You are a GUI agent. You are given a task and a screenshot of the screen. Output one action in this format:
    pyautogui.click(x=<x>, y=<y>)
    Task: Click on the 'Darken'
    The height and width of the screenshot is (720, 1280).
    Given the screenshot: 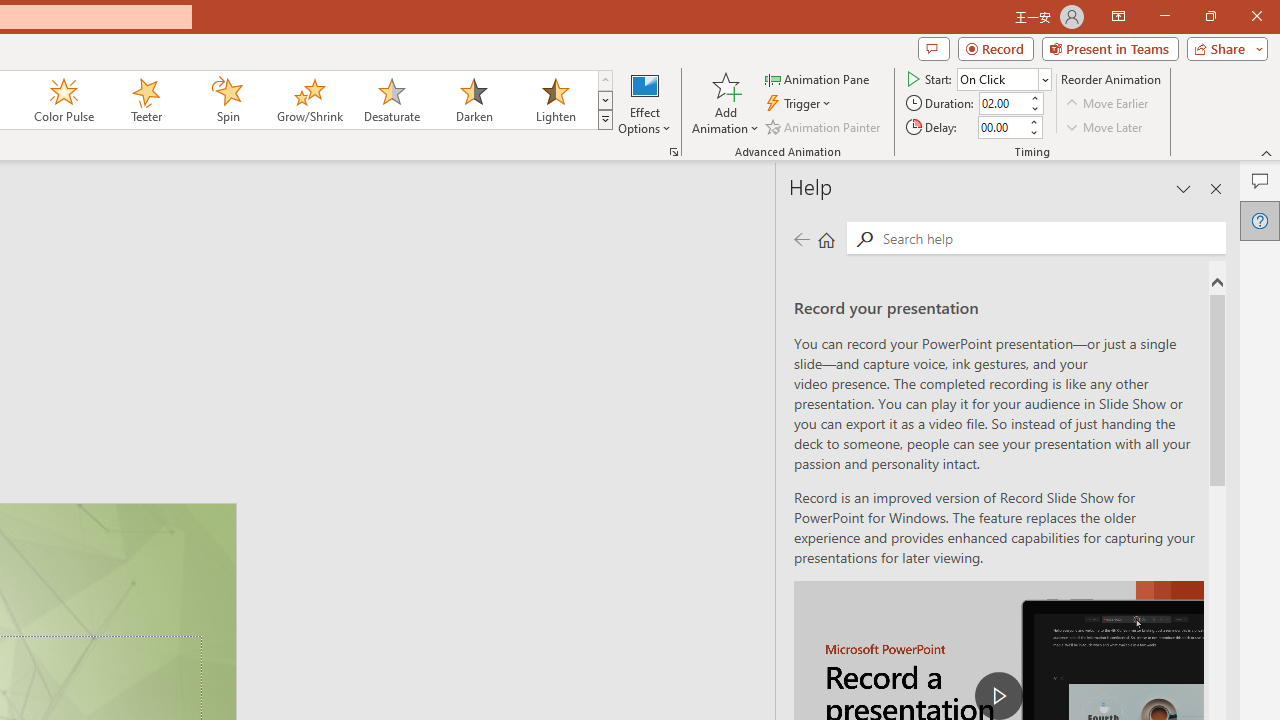 What is the action you would take?
    pyautogui.click(x=472, y=100)
    